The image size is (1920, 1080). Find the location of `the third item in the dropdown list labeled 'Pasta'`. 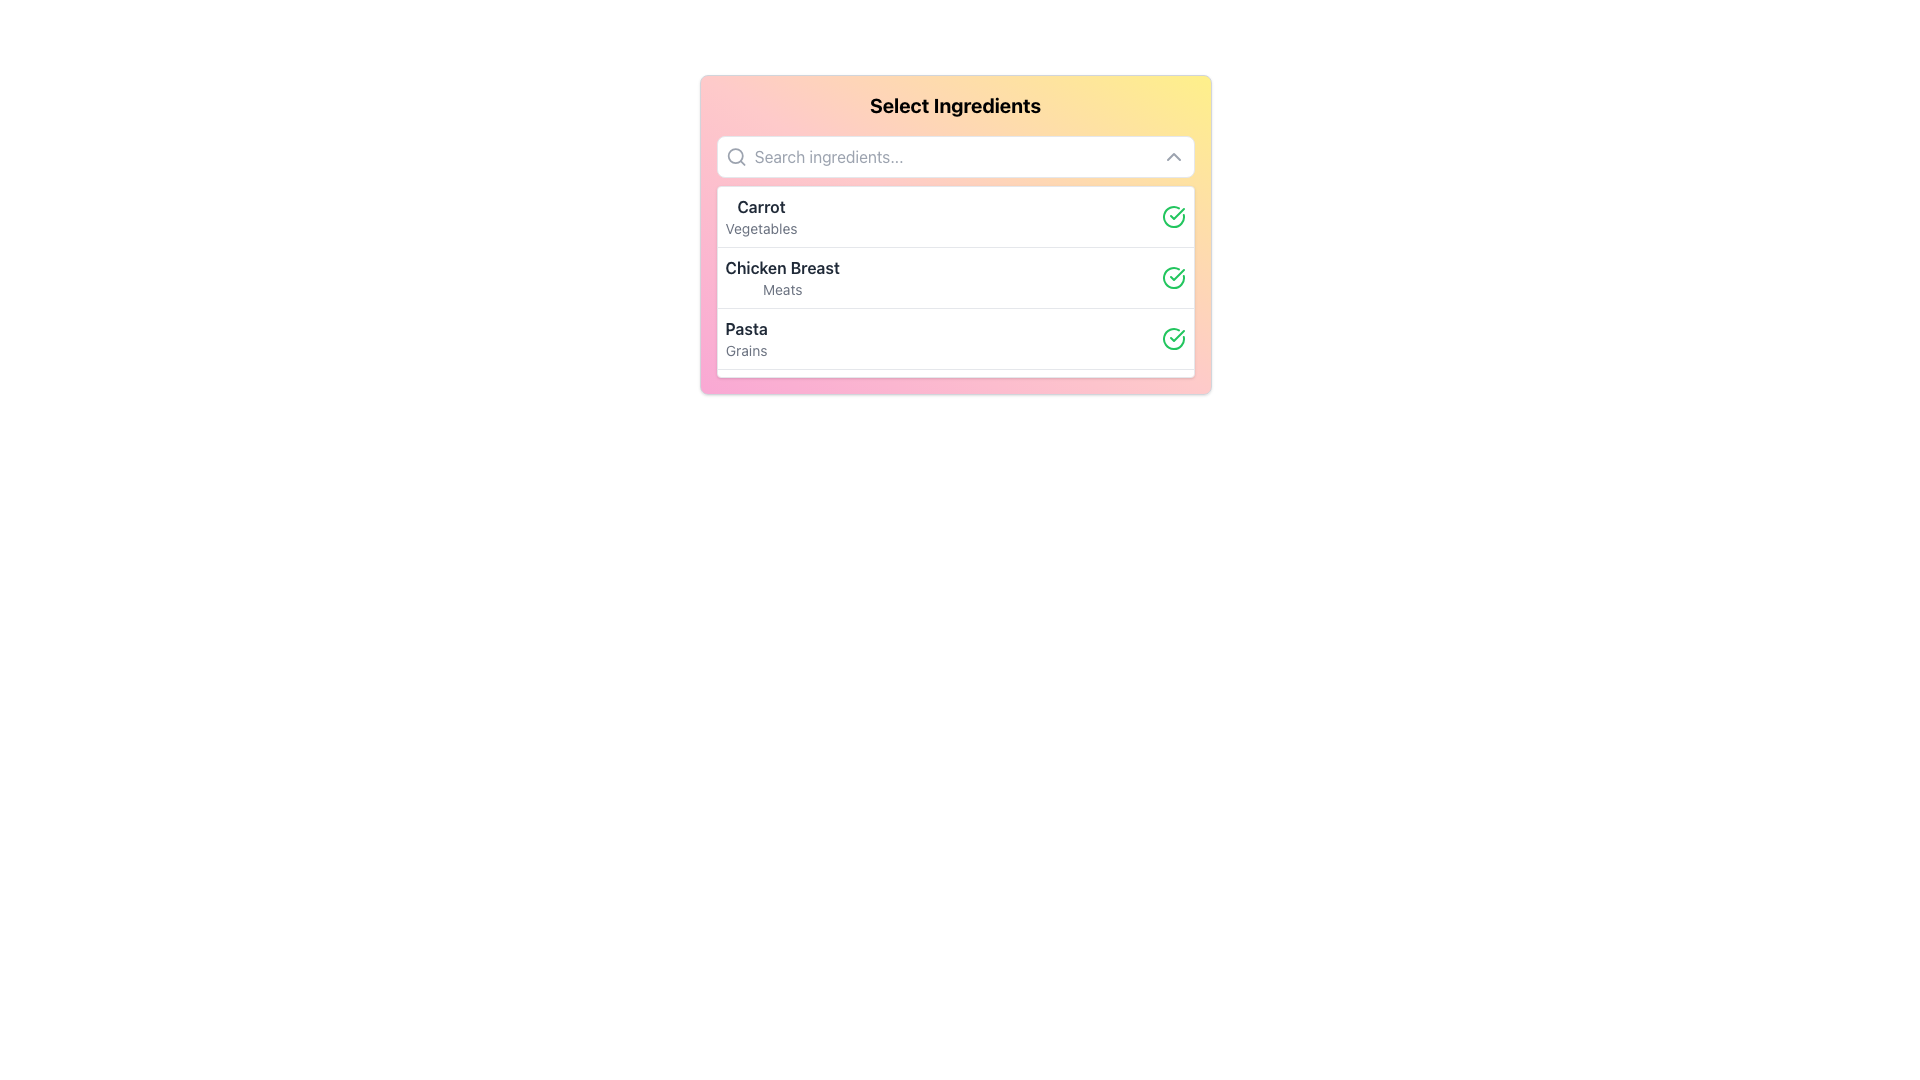

the third item in the dropdown list labeled 'Pasta' is located at coordinates (954, 338).